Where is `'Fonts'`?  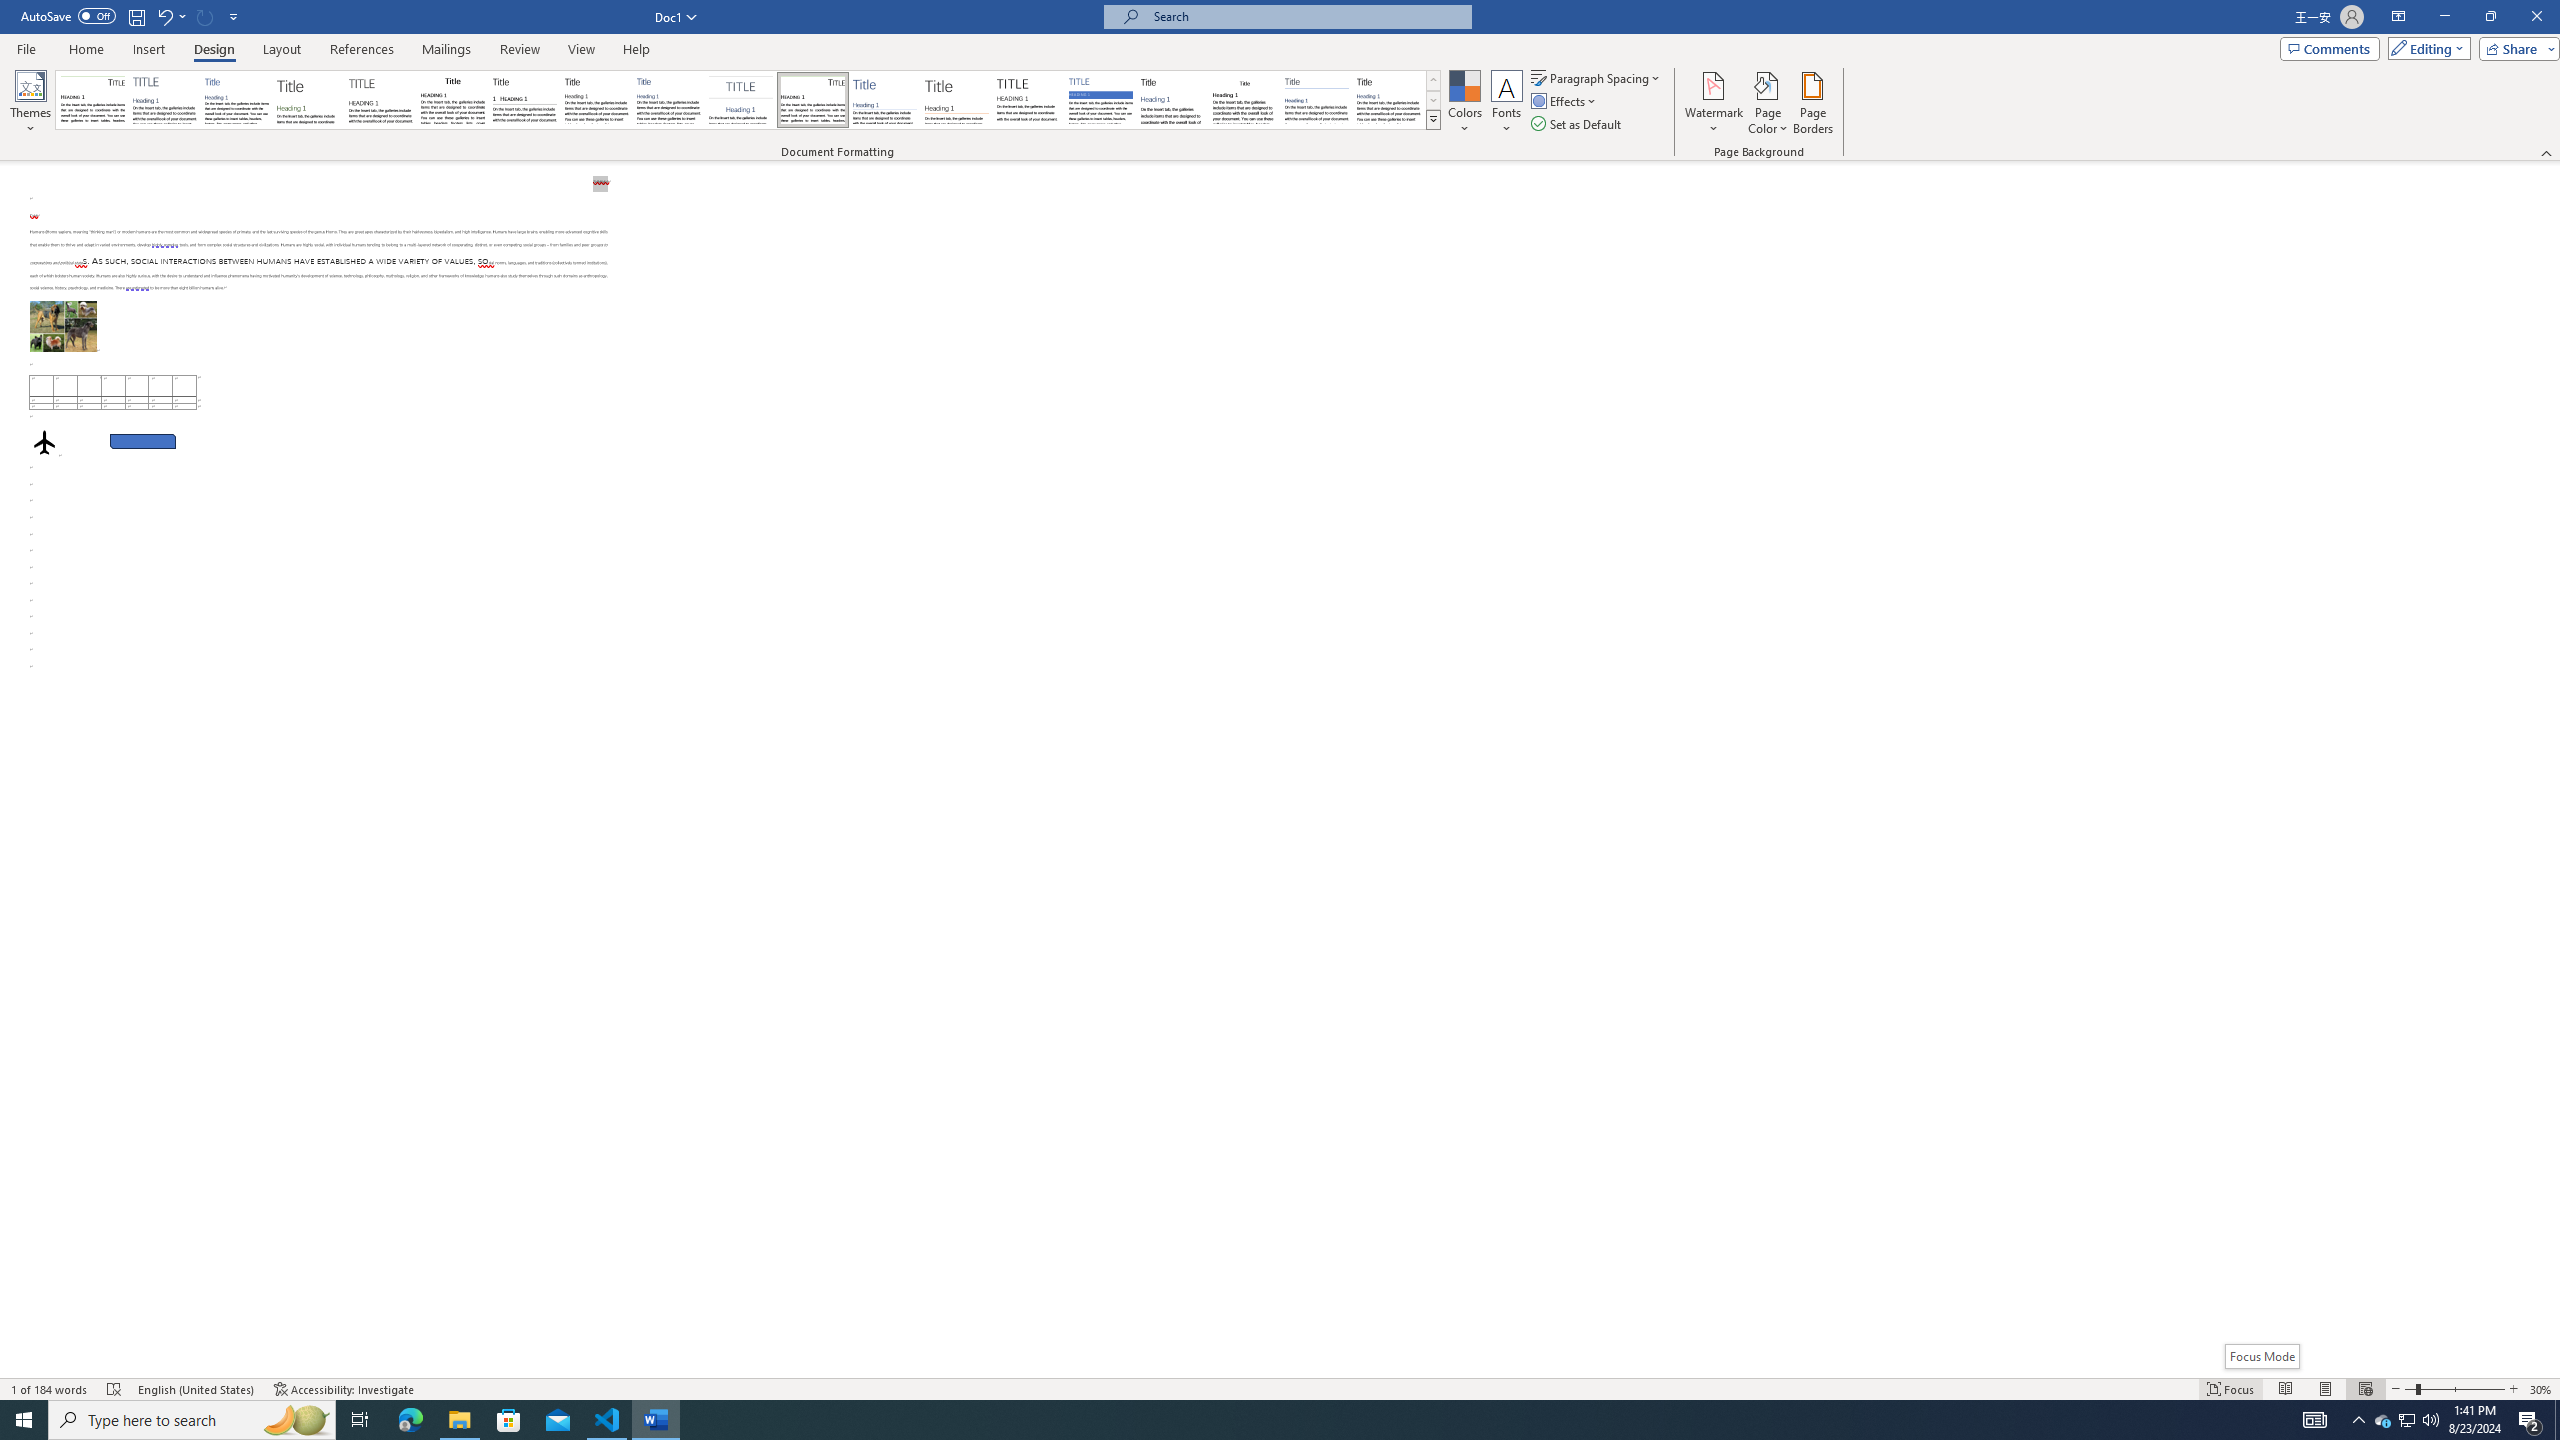
'Fonts' is located at coordinates (1505, 103).